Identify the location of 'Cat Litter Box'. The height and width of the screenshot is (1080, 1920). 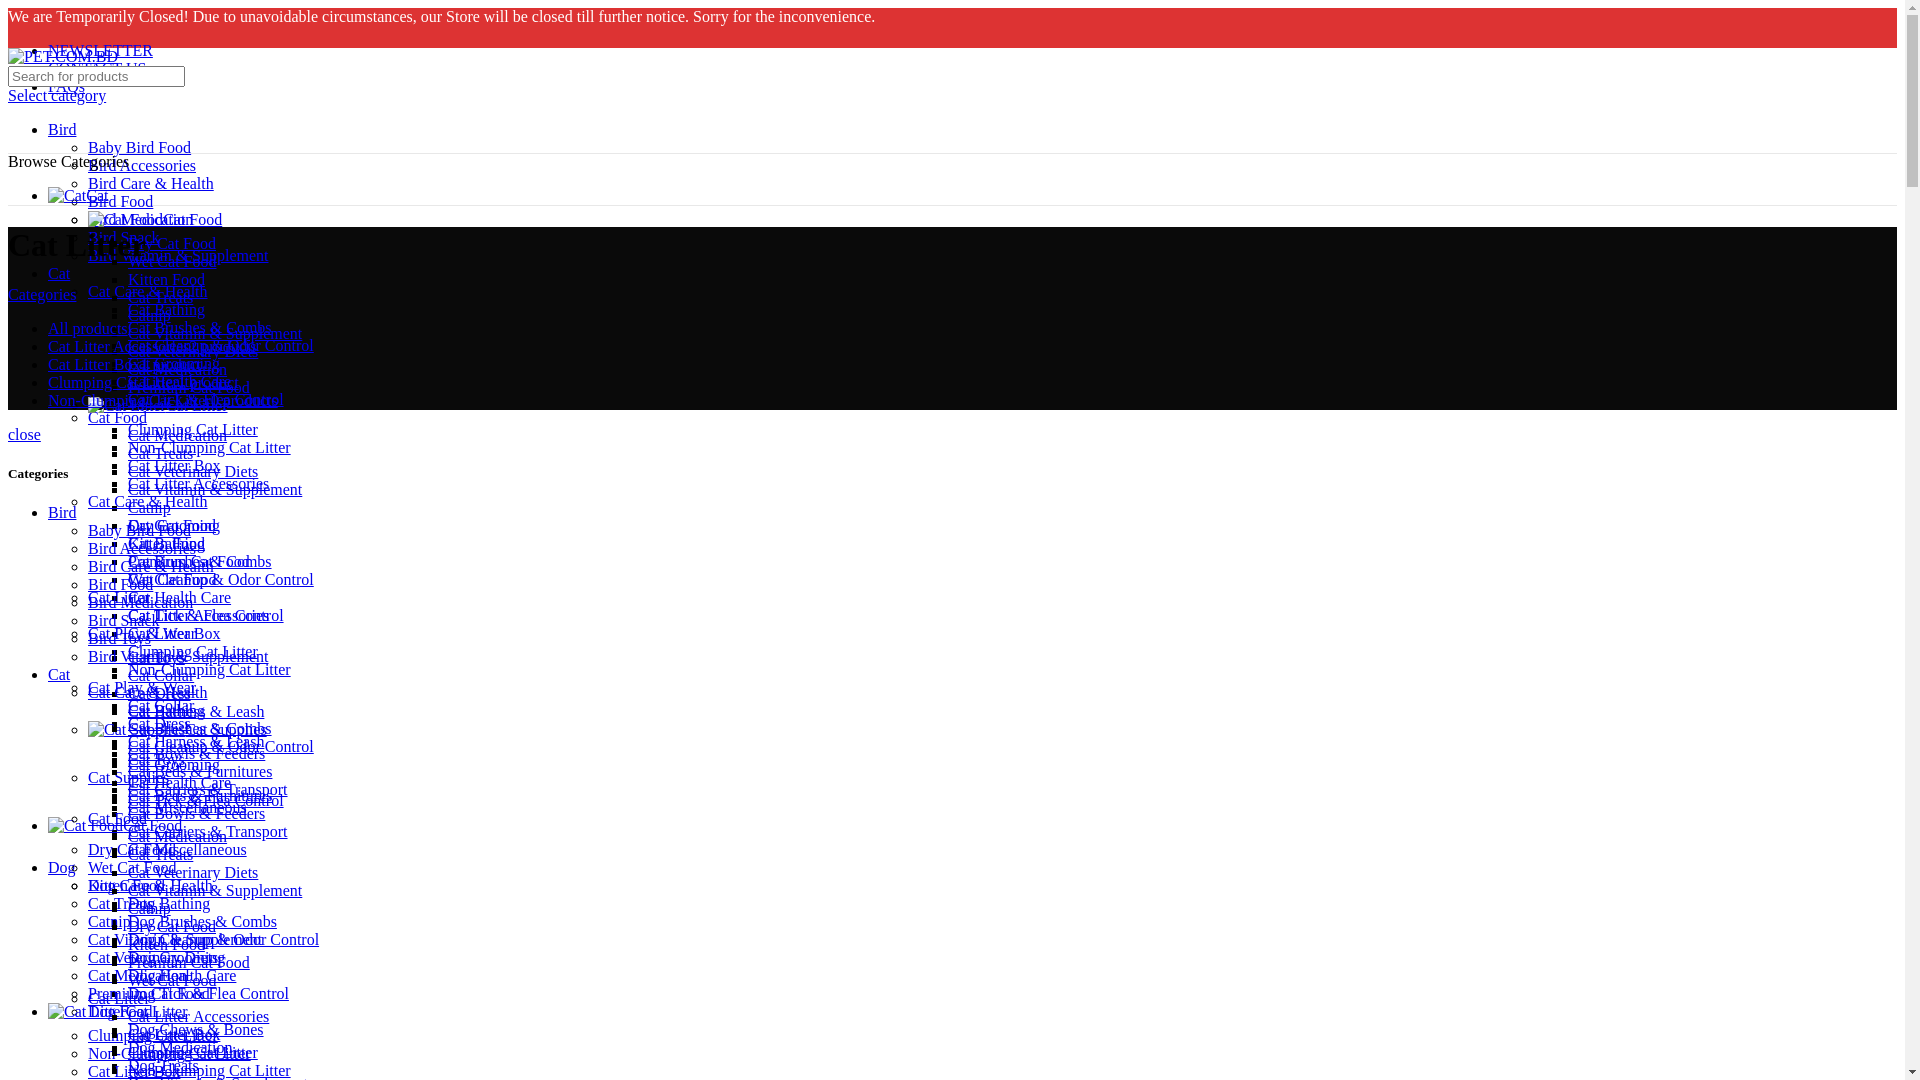
(173, 465).